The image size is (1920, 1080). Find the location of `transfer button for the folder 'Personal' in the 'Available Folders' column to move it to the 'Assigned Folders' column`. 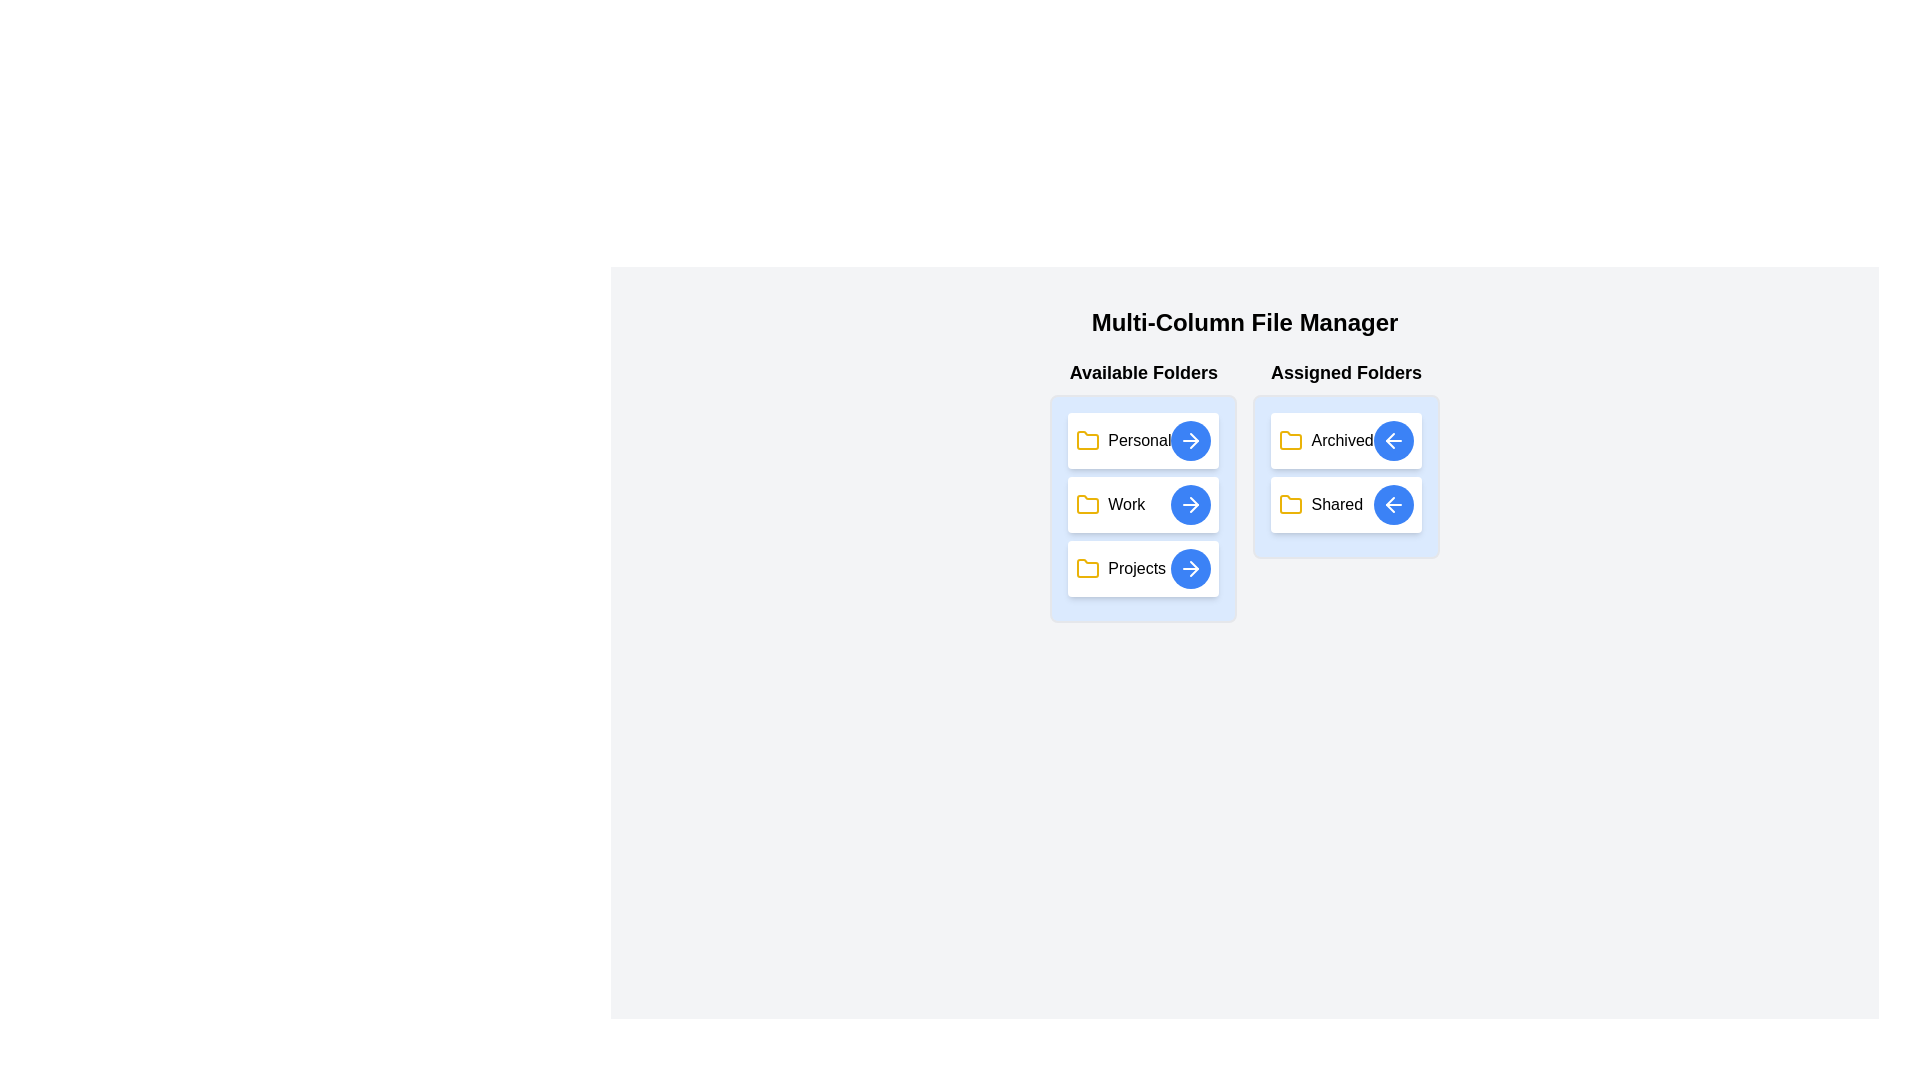

transfer button for the folder 'Personal' in the 'Available Folders' column to move it to the 'Assigned Folders' column is located at coordinates (1191, 439).